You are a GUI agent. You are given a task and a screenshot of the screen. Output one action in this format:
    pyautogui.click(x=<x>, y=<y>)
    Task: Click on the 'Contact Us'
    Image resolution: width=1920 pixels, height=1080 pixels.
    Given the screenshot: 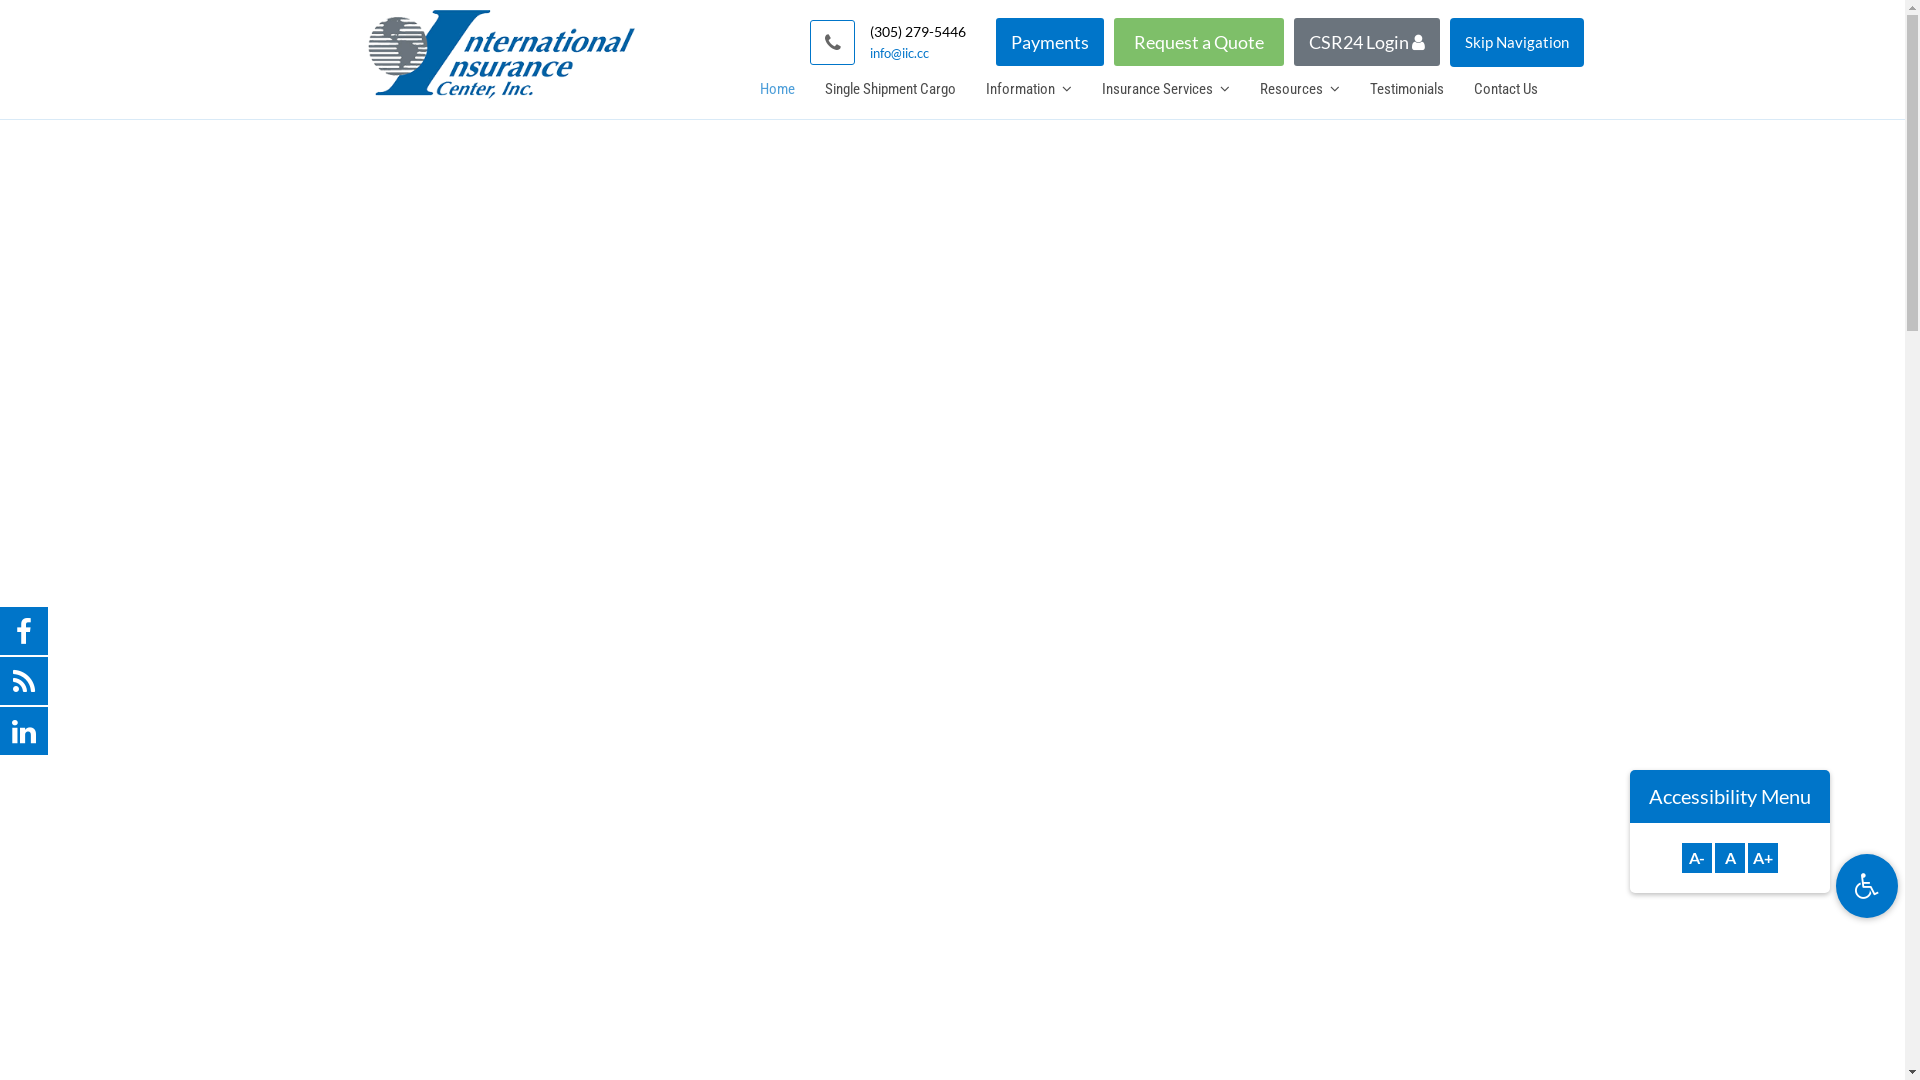 What is the action you would take?
    pyautogui.click(x=1505, y=87)
    